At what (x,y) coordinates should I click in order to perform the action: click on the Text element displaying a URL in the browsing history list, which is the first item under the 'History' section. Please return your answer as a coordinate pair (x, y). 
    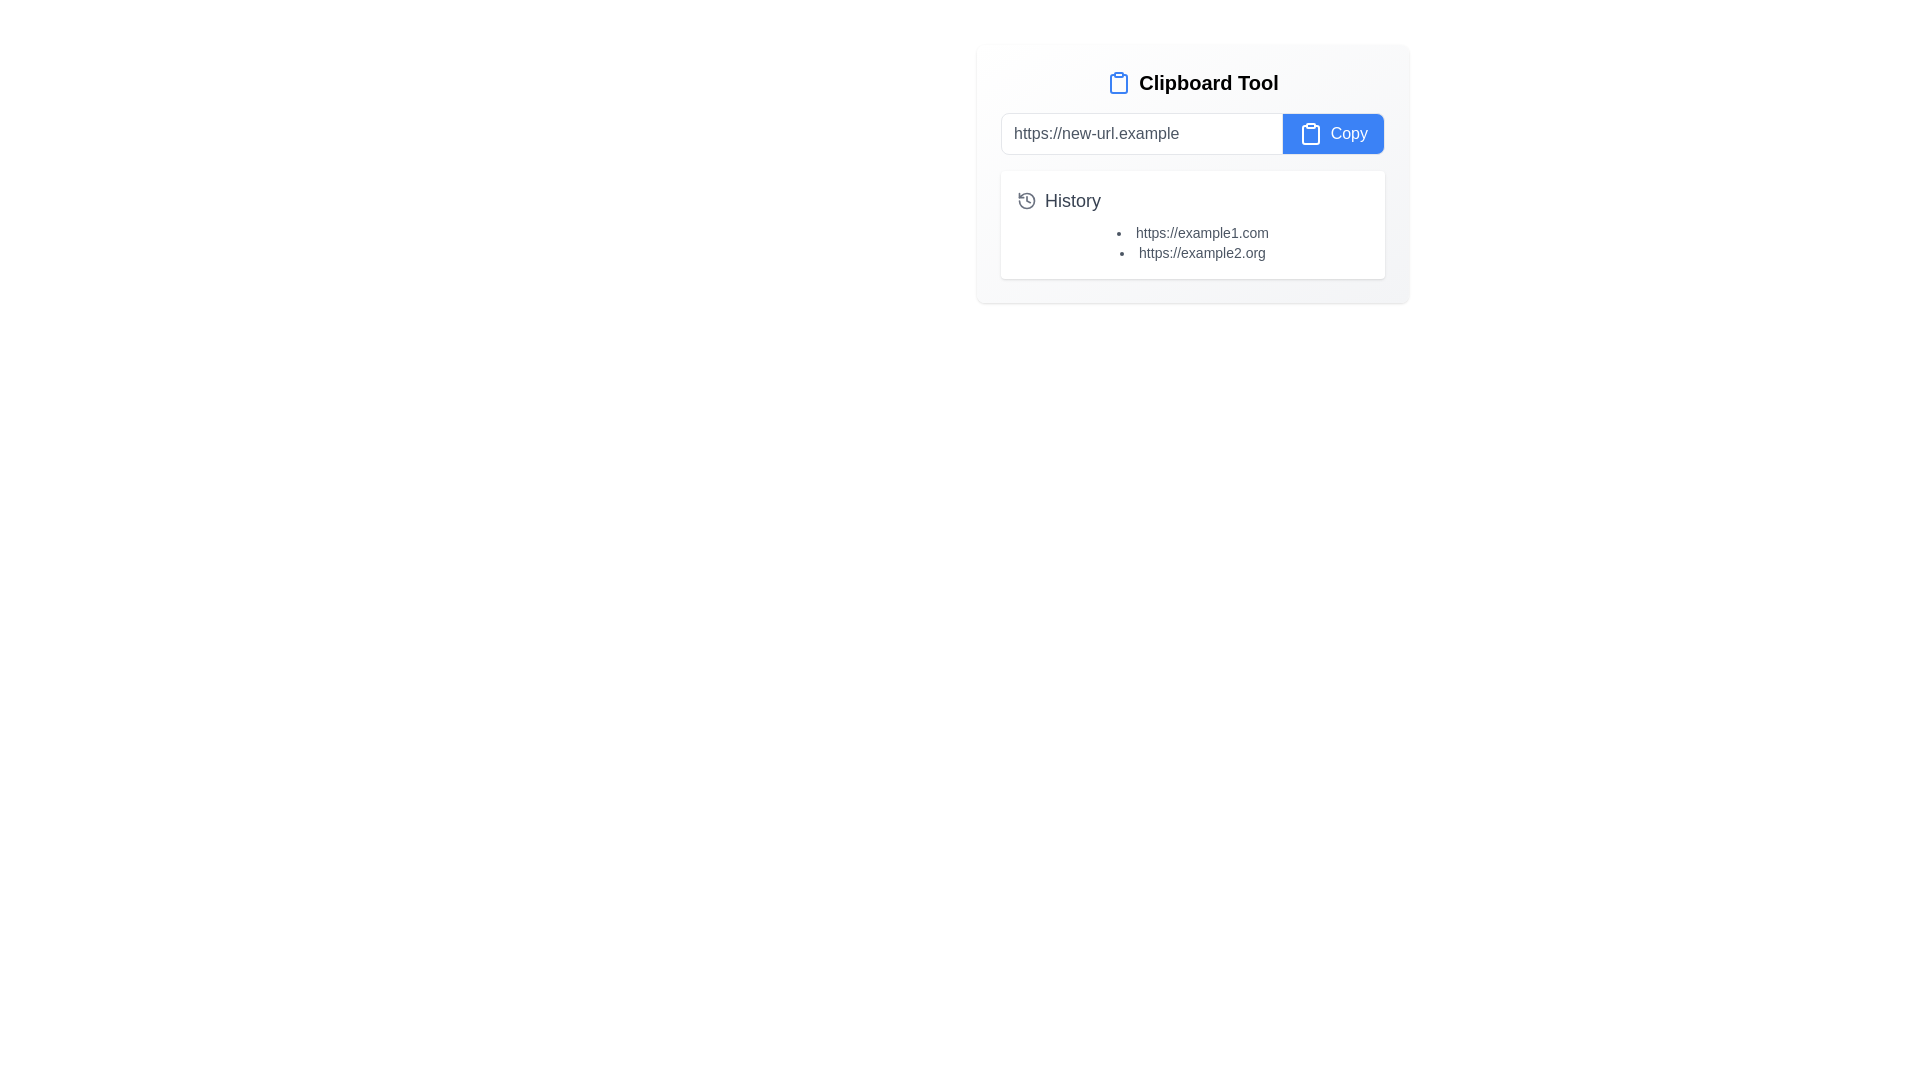
    Looking at the image, I should click on (1193, 231).